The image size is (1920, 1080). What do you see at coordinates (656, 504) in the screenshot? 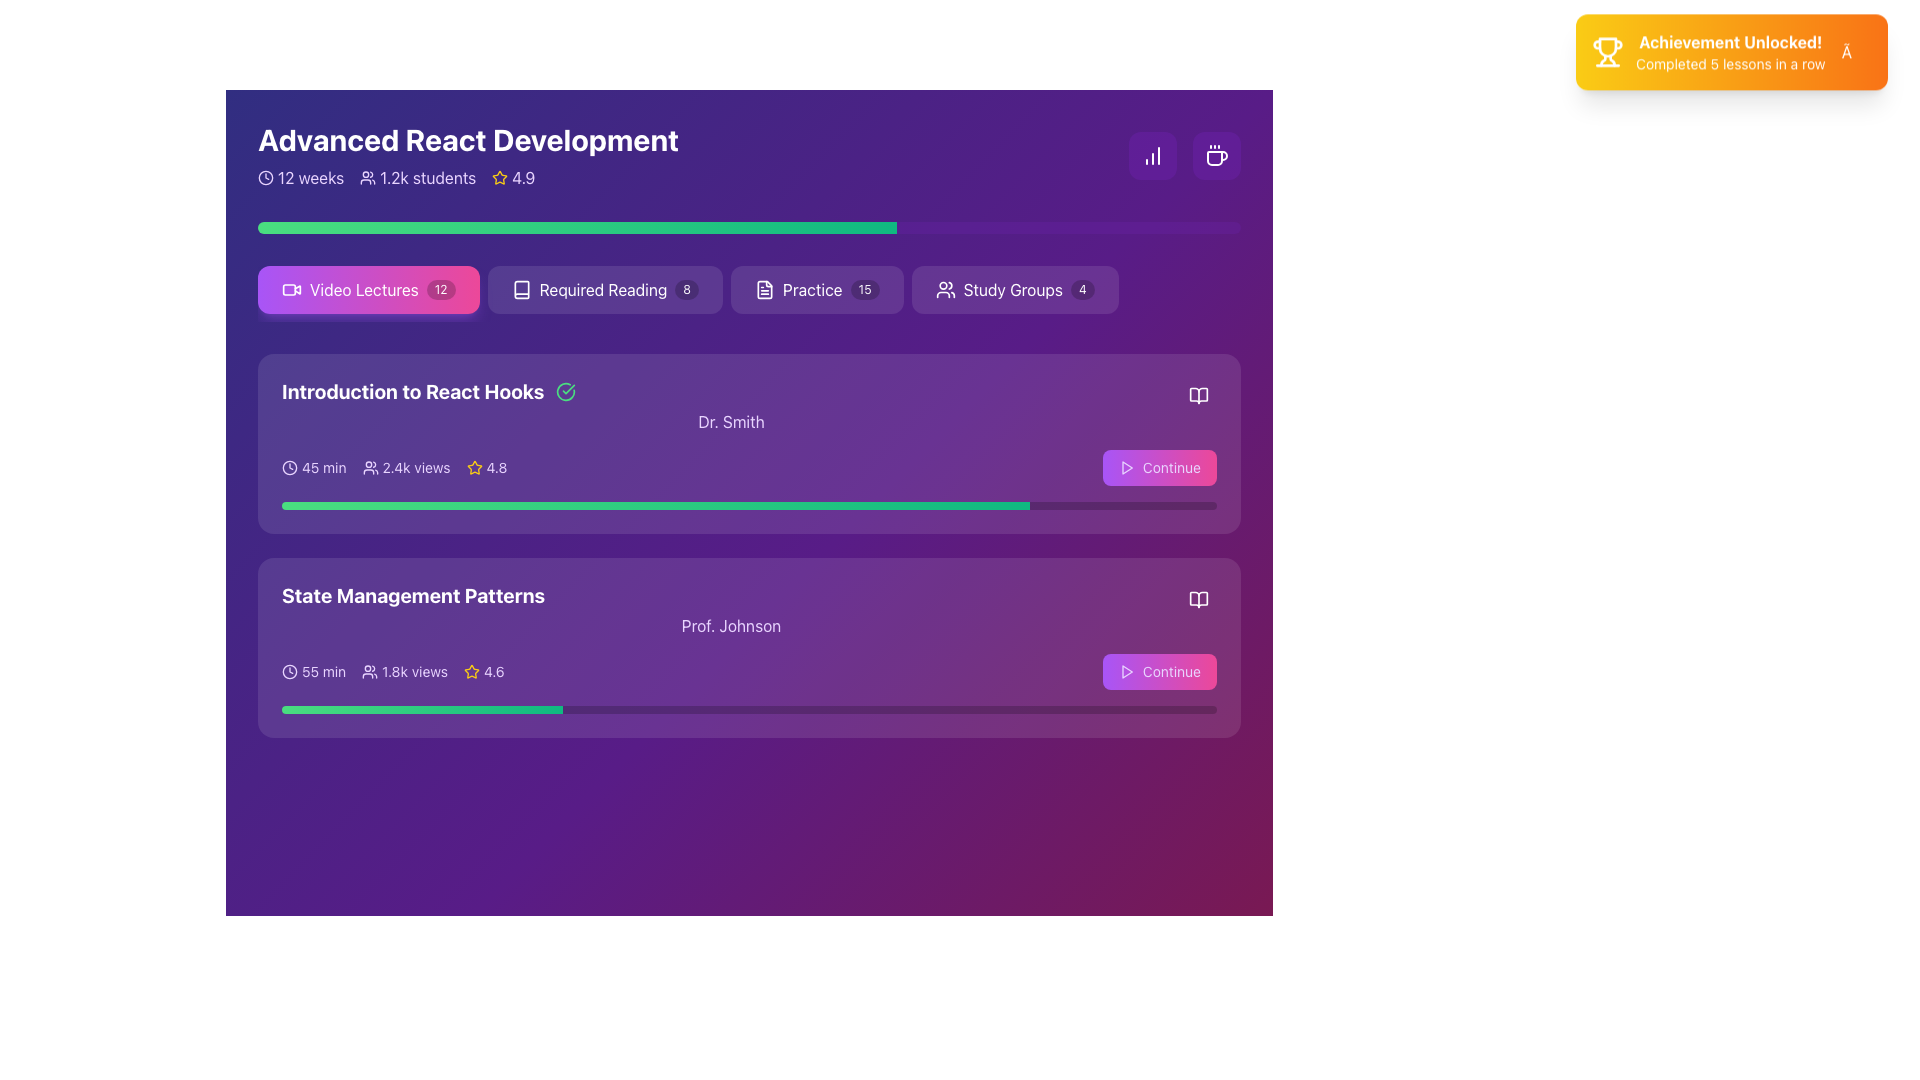
I see `the inner indicator of the progress bar within the 'Introduction to React Hooks' lesson card, which features a gradient-filled bar ranging from green to emerald colors` at bounding box center [656, 504].